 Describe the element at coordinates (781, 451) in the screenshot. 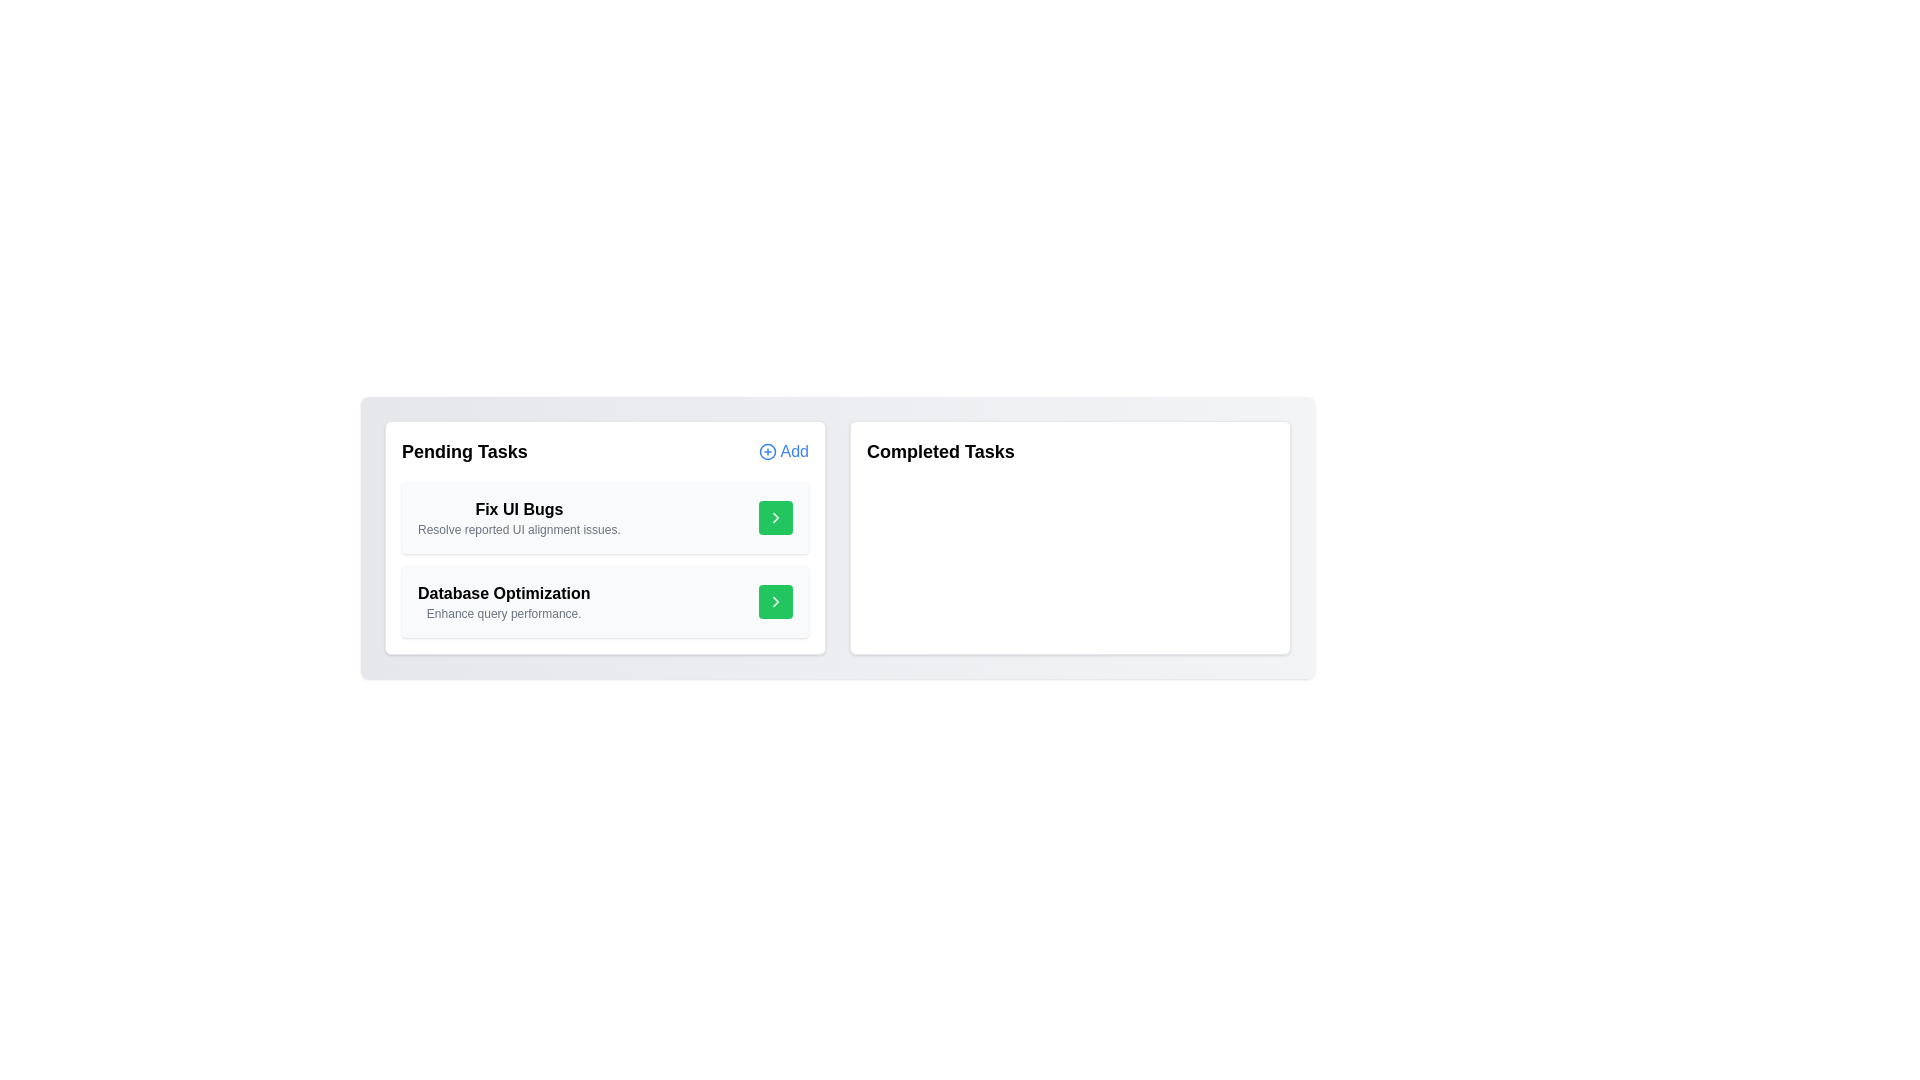

I see `the 'Add' button in the 'Pending Tasks' section to add a new task` at that location.